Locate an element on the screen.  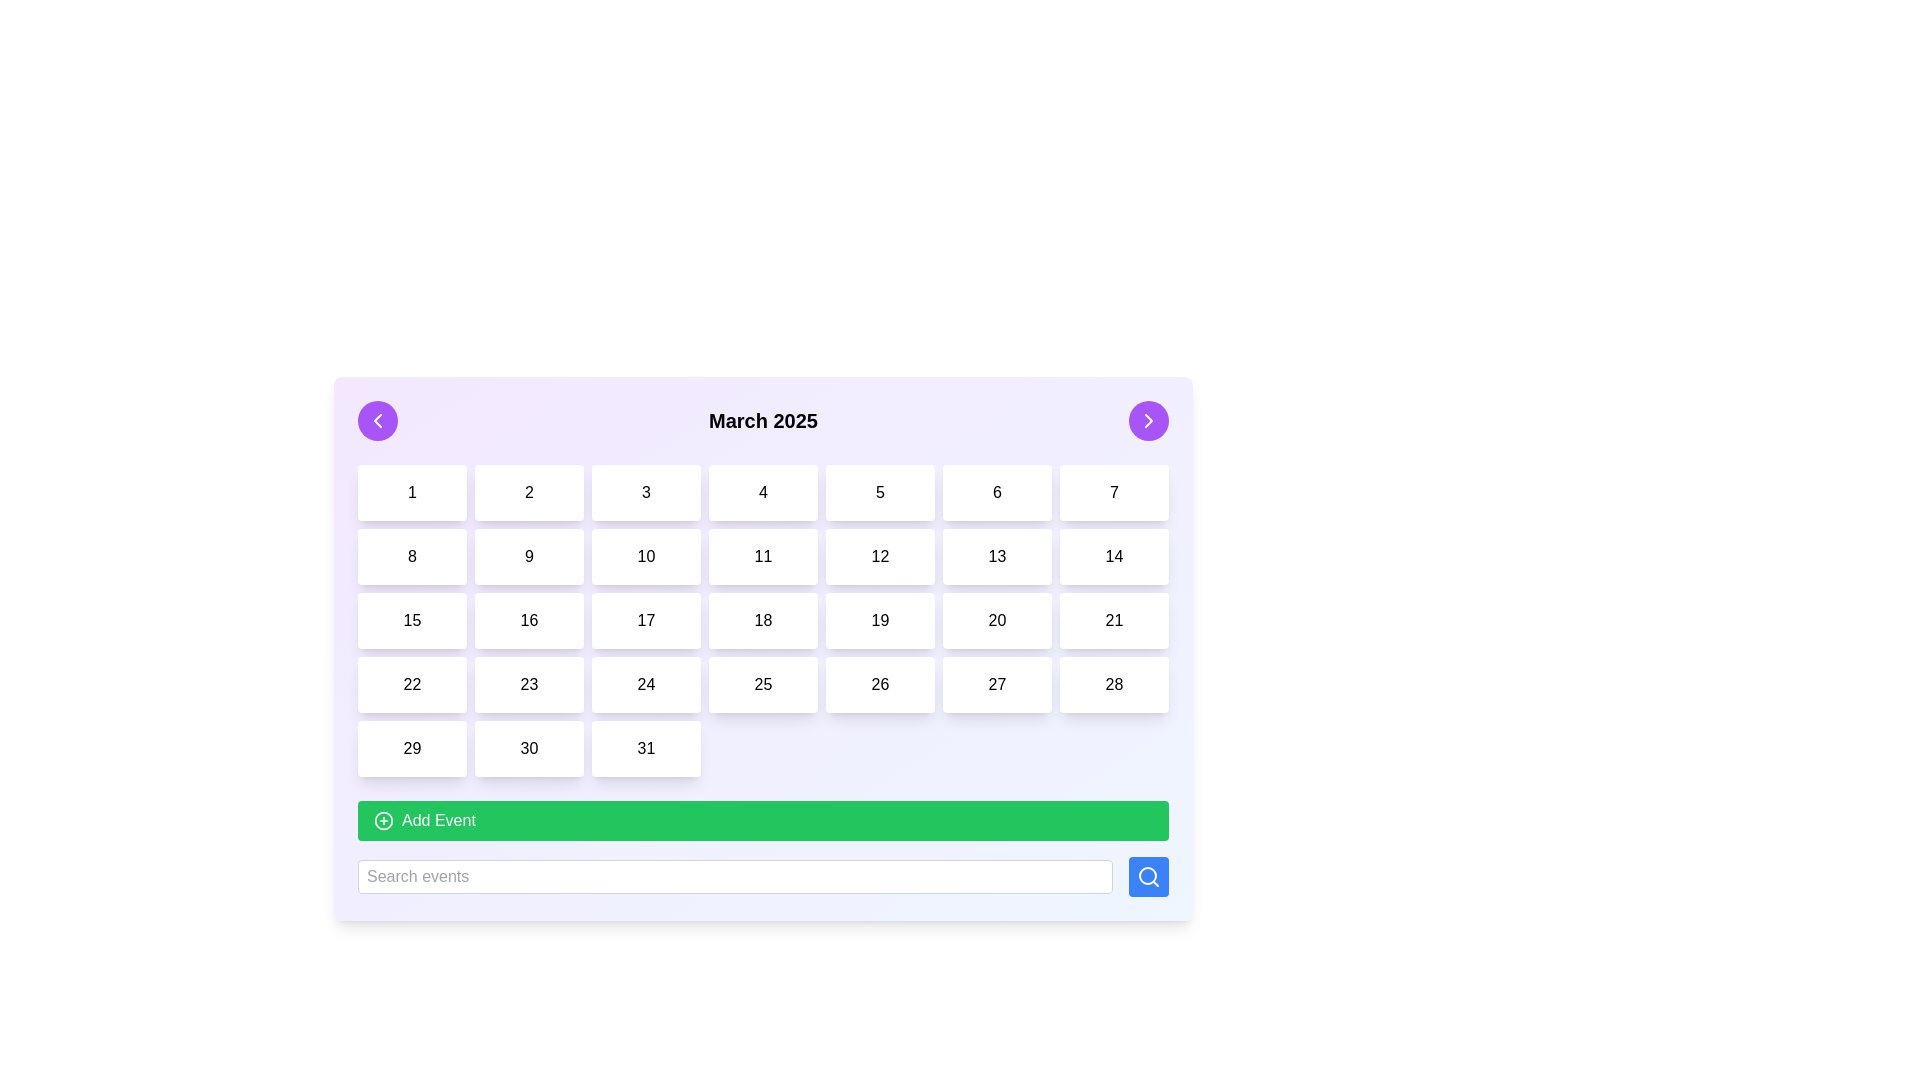
the Date box representing the 19th day in the calendar grid is located at coordinates (880, 620).